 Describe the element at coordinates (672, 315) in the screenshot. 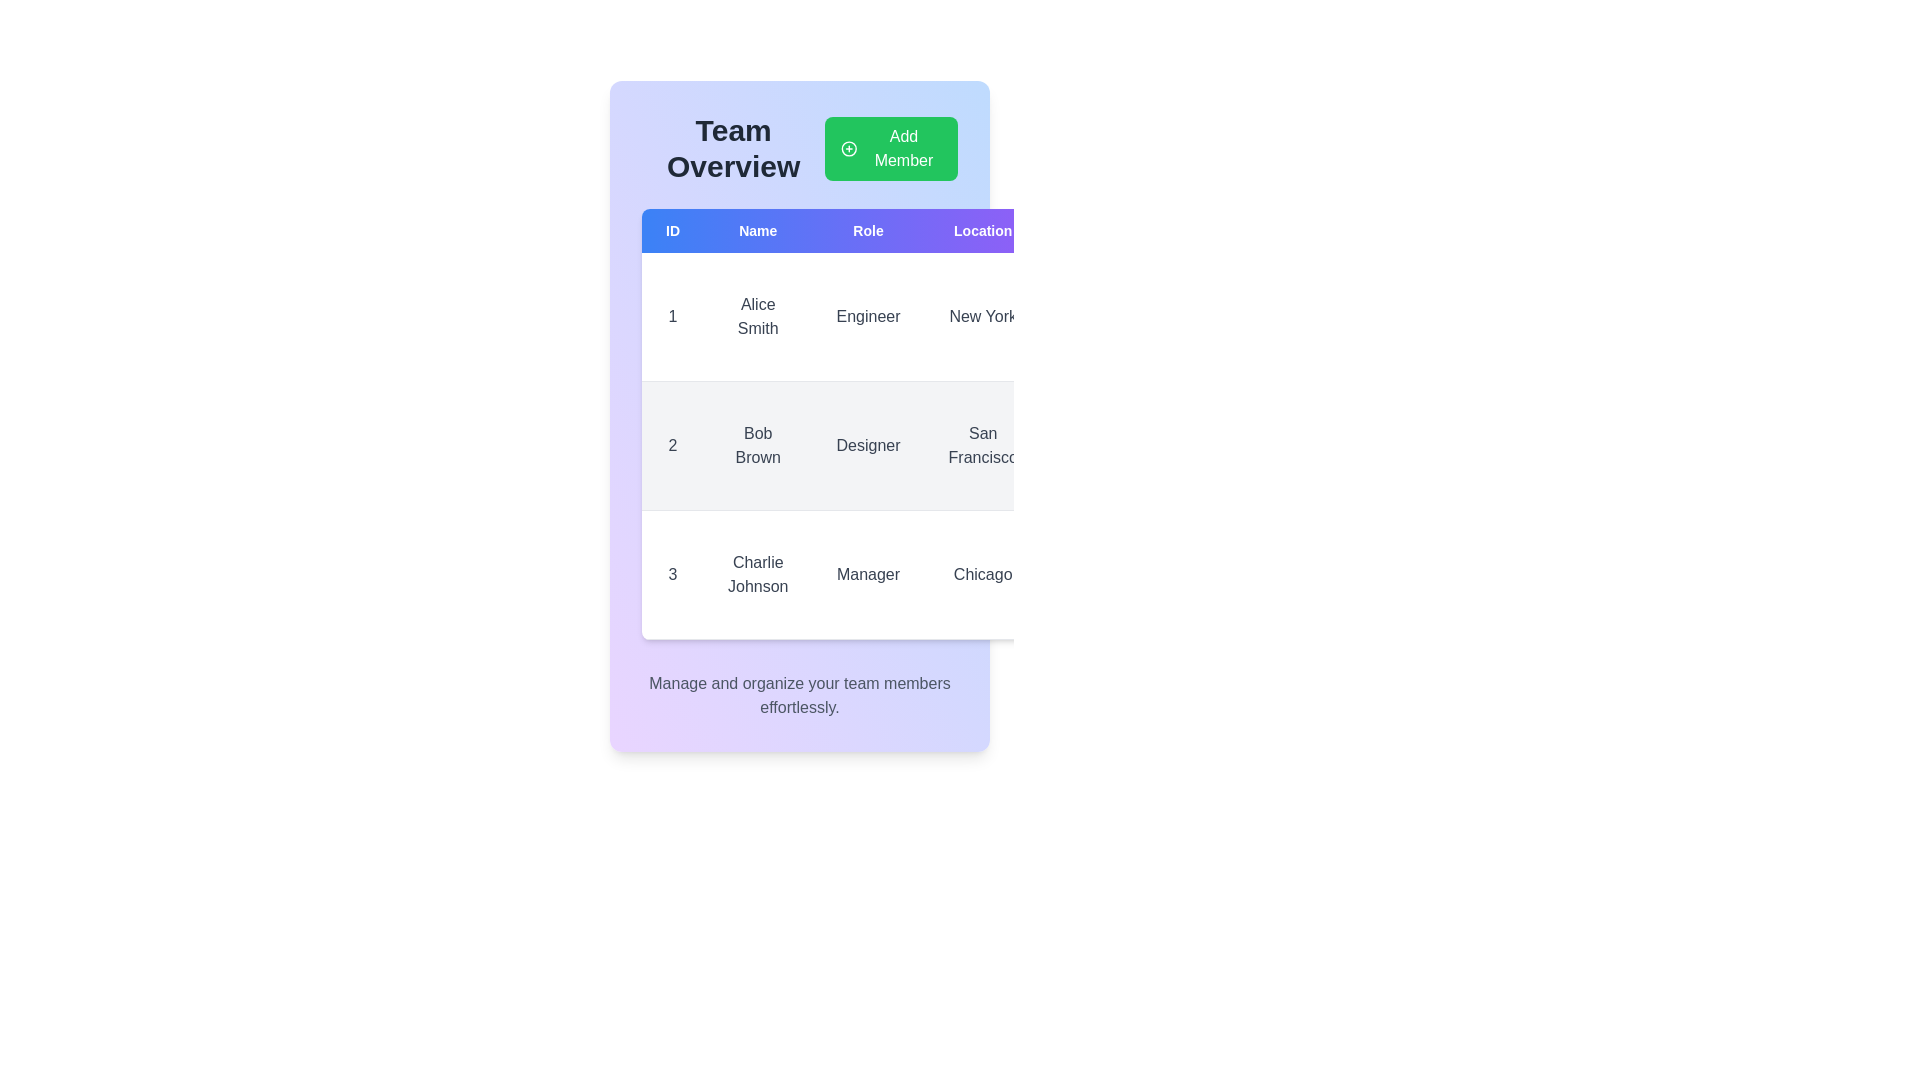

I see `the unique identifier text element located in the first row and first column of the table, which is positioned to the left of 'Alice Smith'` at that location.